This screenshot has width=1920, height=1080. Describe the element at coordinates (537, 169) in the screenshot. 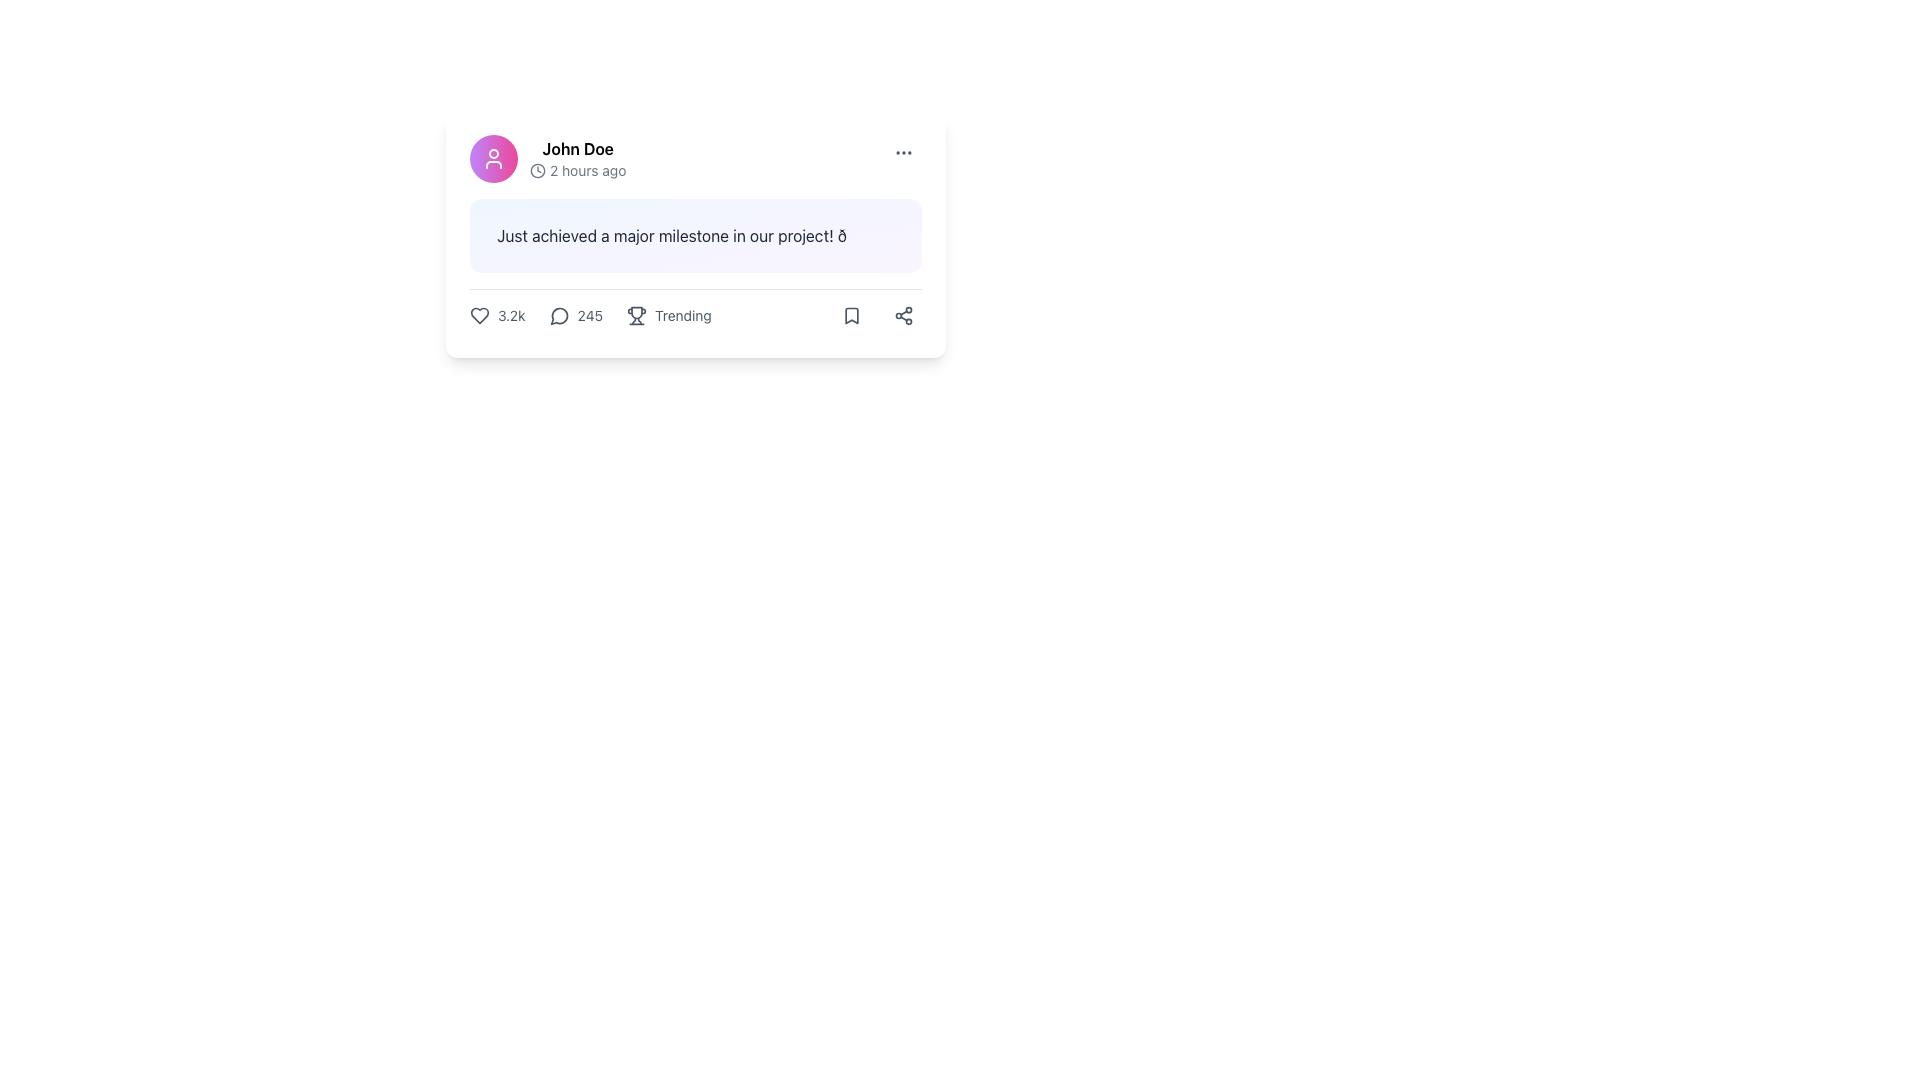

I see `the clock icon that indicates the recency of the associated activity or post, located next to the text '2 hours ago'` at that location.